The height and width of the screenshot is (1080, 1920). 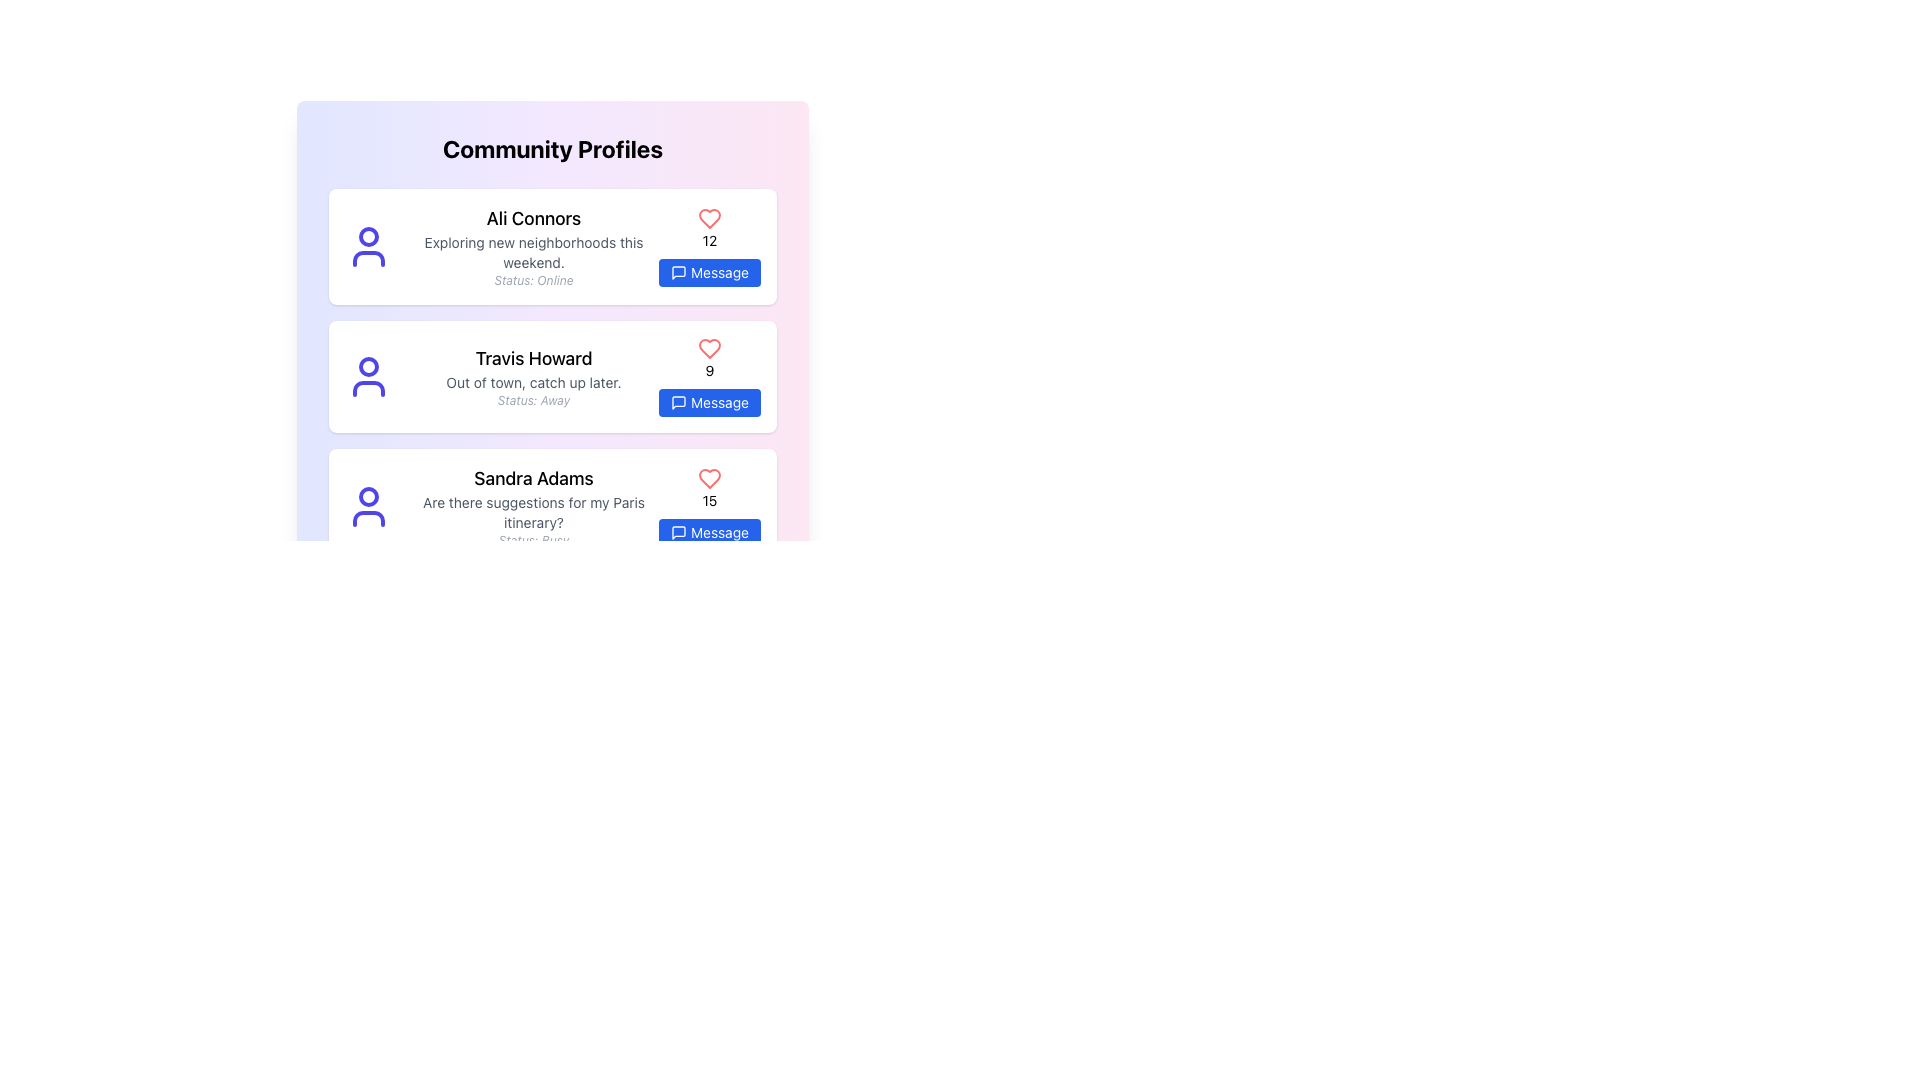 What do you see at coordinates (533, 505) in the screenshot?
I see `the text block displaying user information for 'Sandra Adams', located in the third box of the user profile list` at bounding box center [533, 505].